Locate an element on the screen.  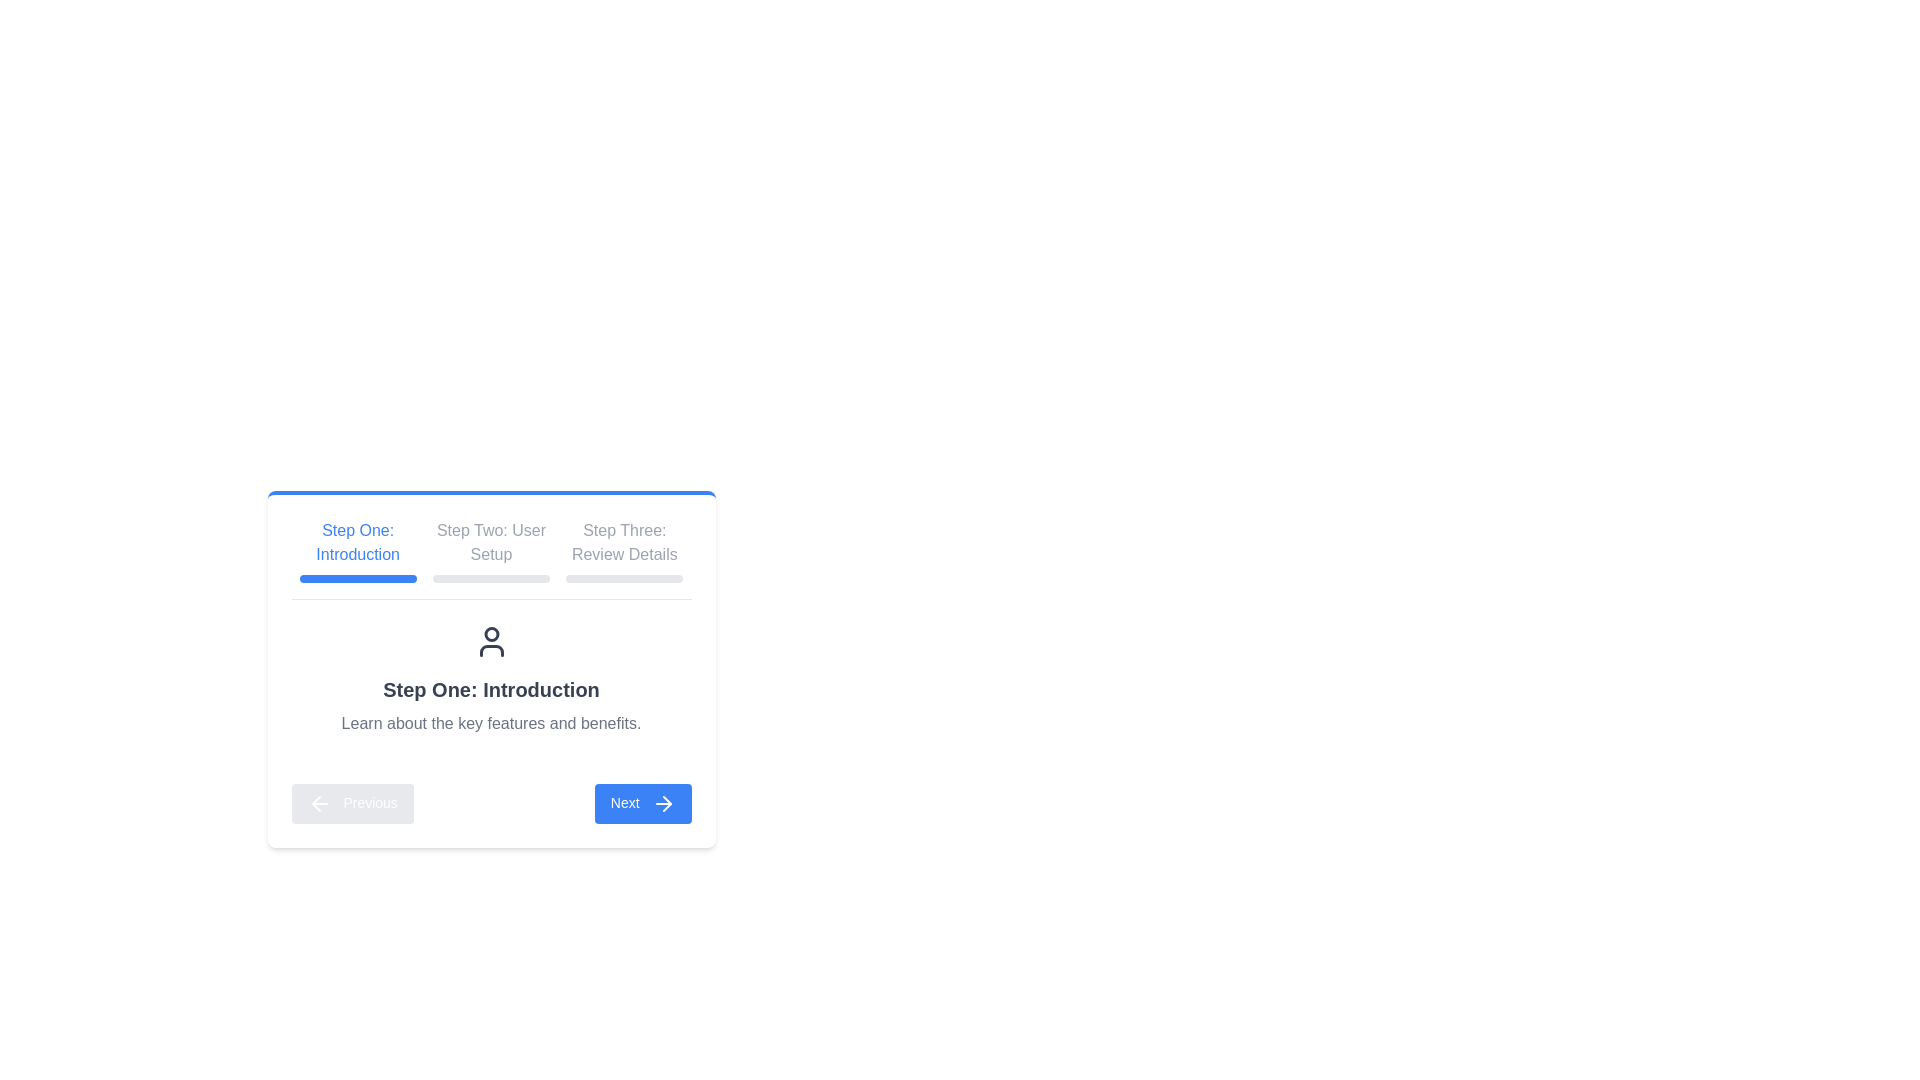
the arrow icon located on the right-hand side of the 'Next' button, which indicates progression in the multi-step process is located at coordinates (667, 802).